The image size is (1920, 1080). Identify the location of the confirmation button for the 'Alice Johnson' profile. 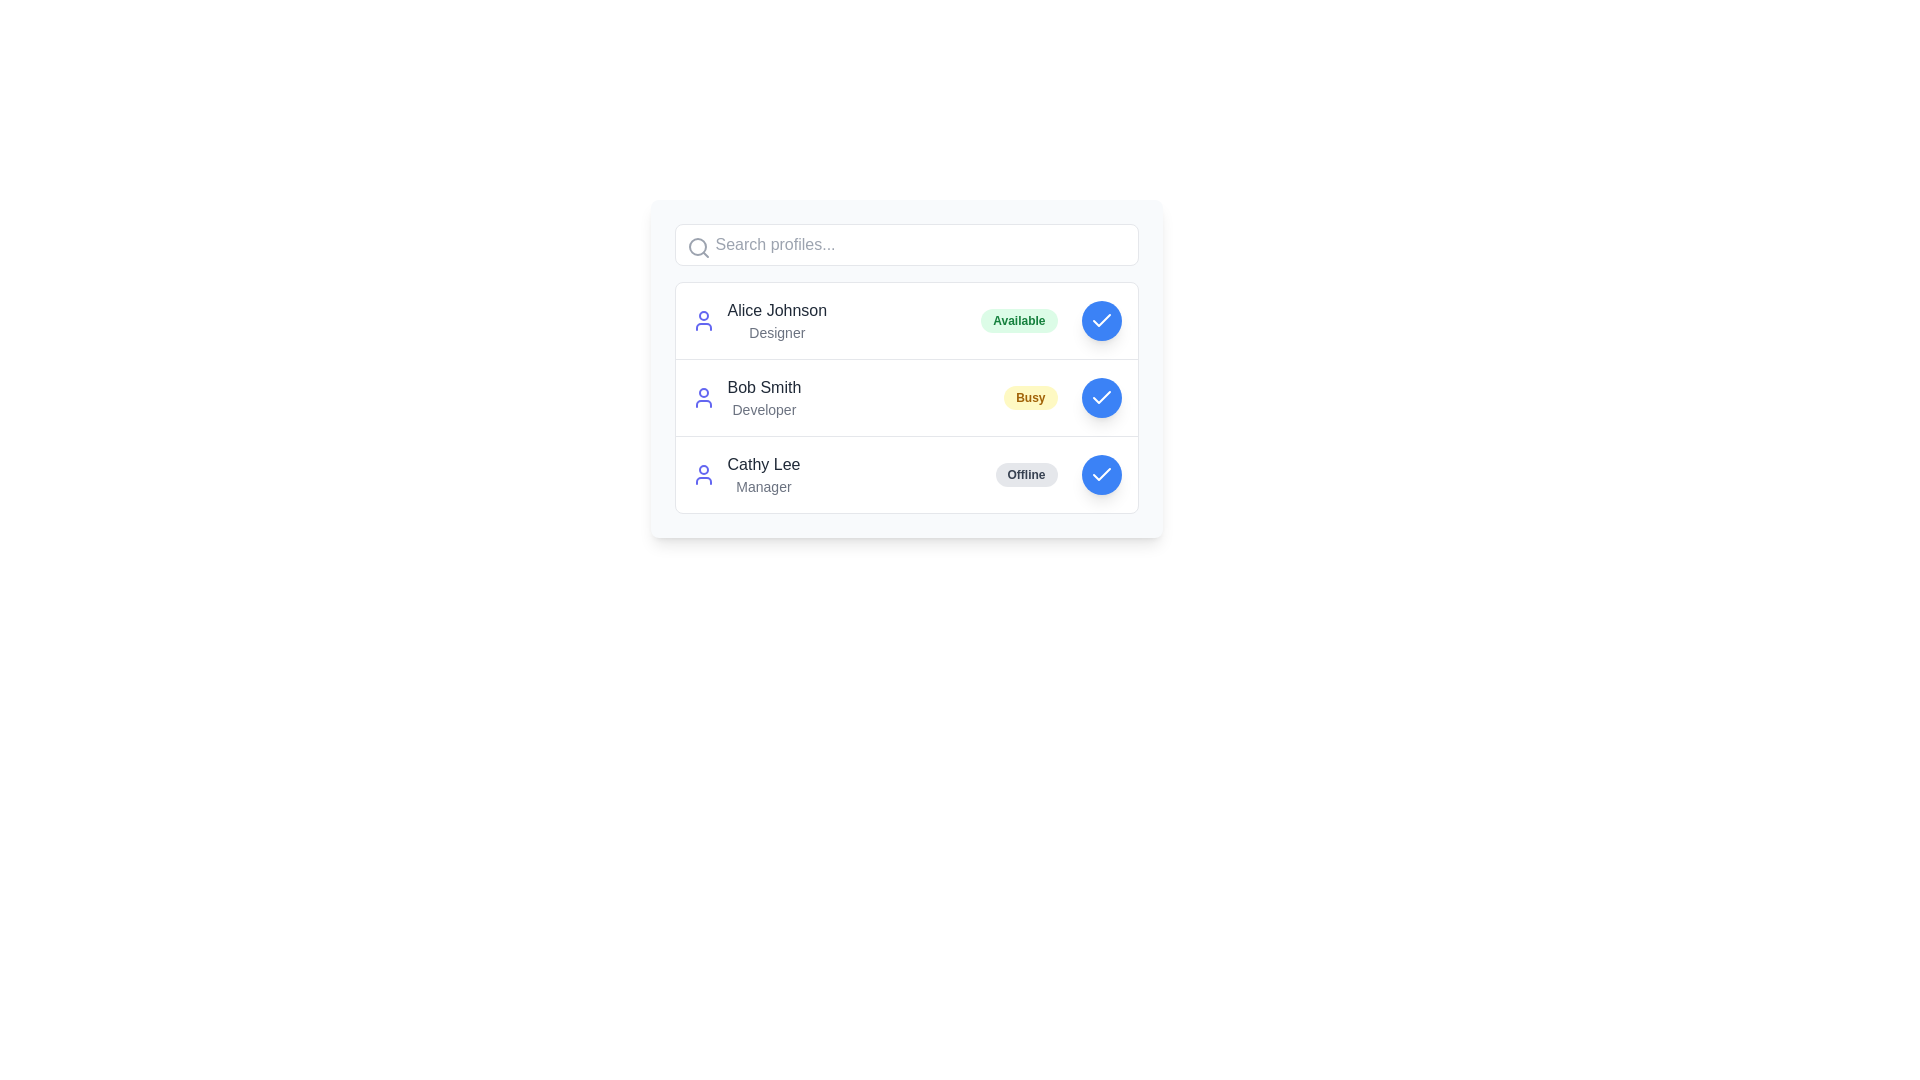
(1100, 319).